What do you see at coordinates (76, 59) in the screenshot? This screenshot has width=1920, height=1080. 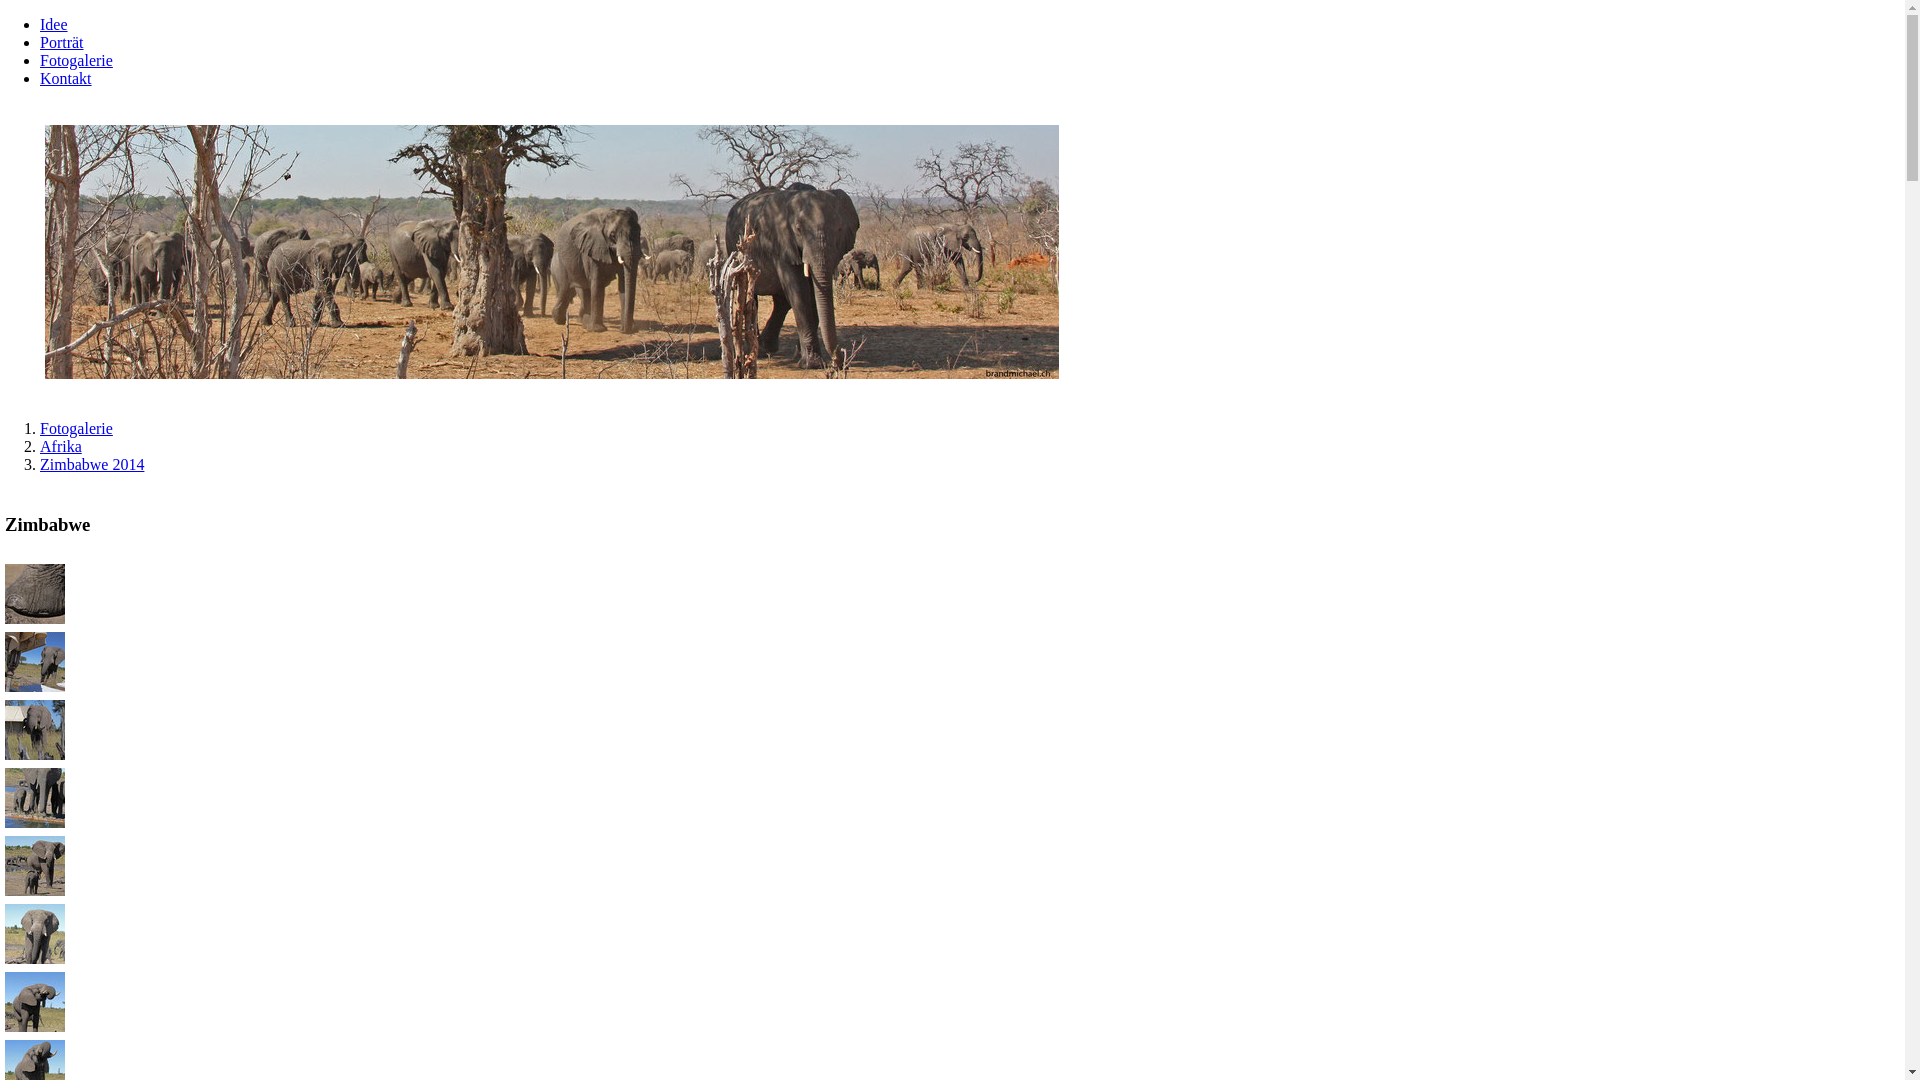 I see `'Fotogalerie'` at bounding box center [76, 59].